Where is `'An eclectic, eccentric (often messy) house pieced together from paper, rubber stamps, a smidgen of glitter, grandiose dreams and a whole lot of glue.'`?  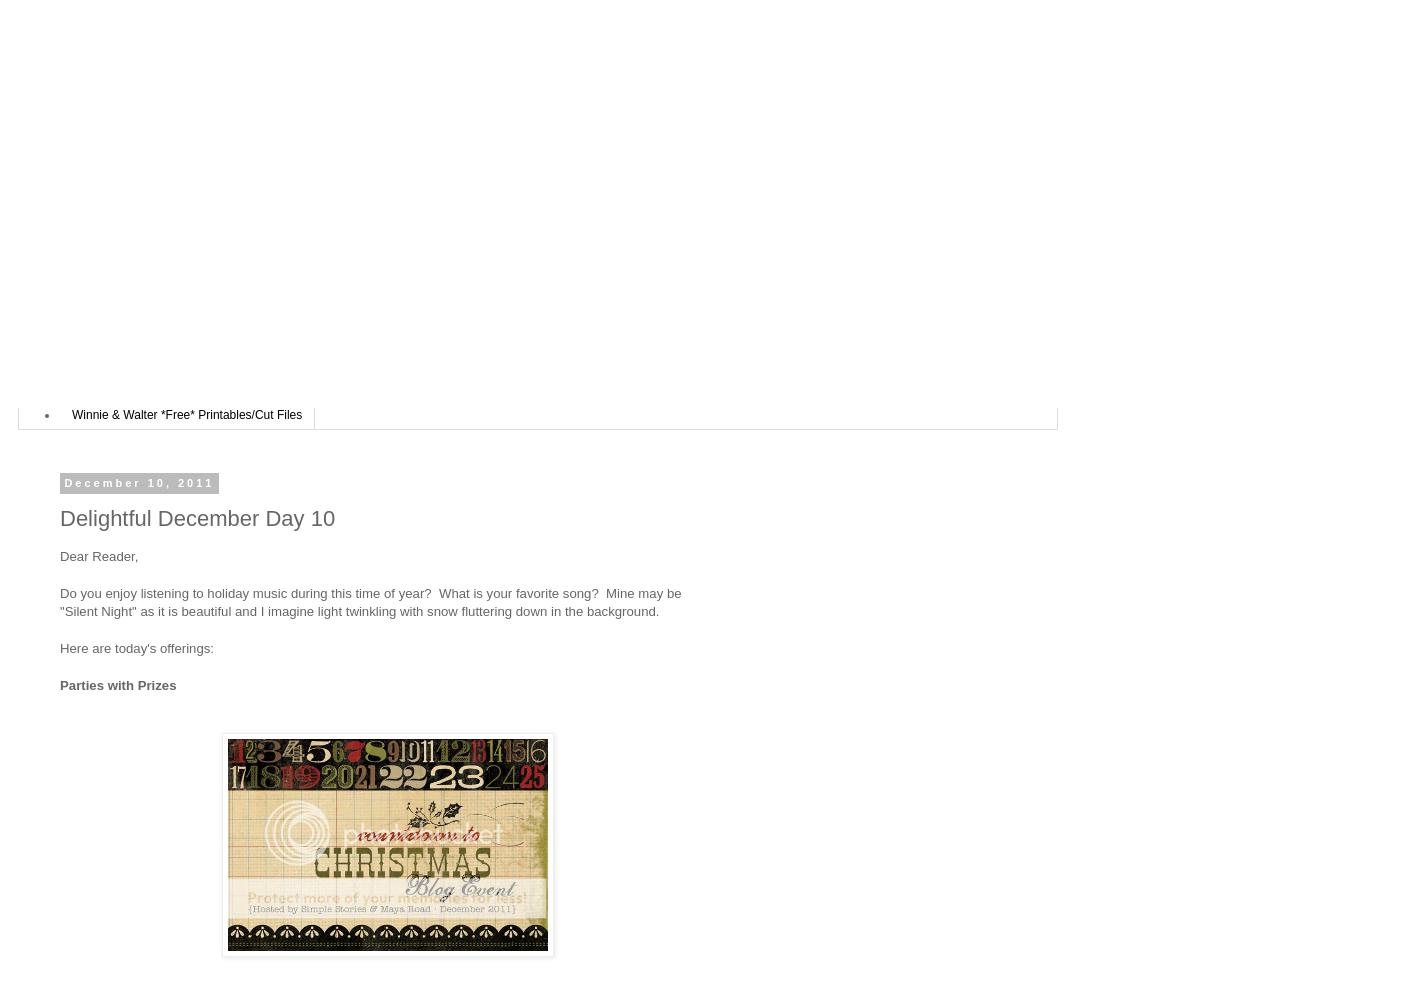 'An eclectic, eccentric (often messy) house pieced together from paper, rubber stamps, a smidgen of glitter, grandiose dreams and a whole lot of glue.' is located at coordinates (513, 275).